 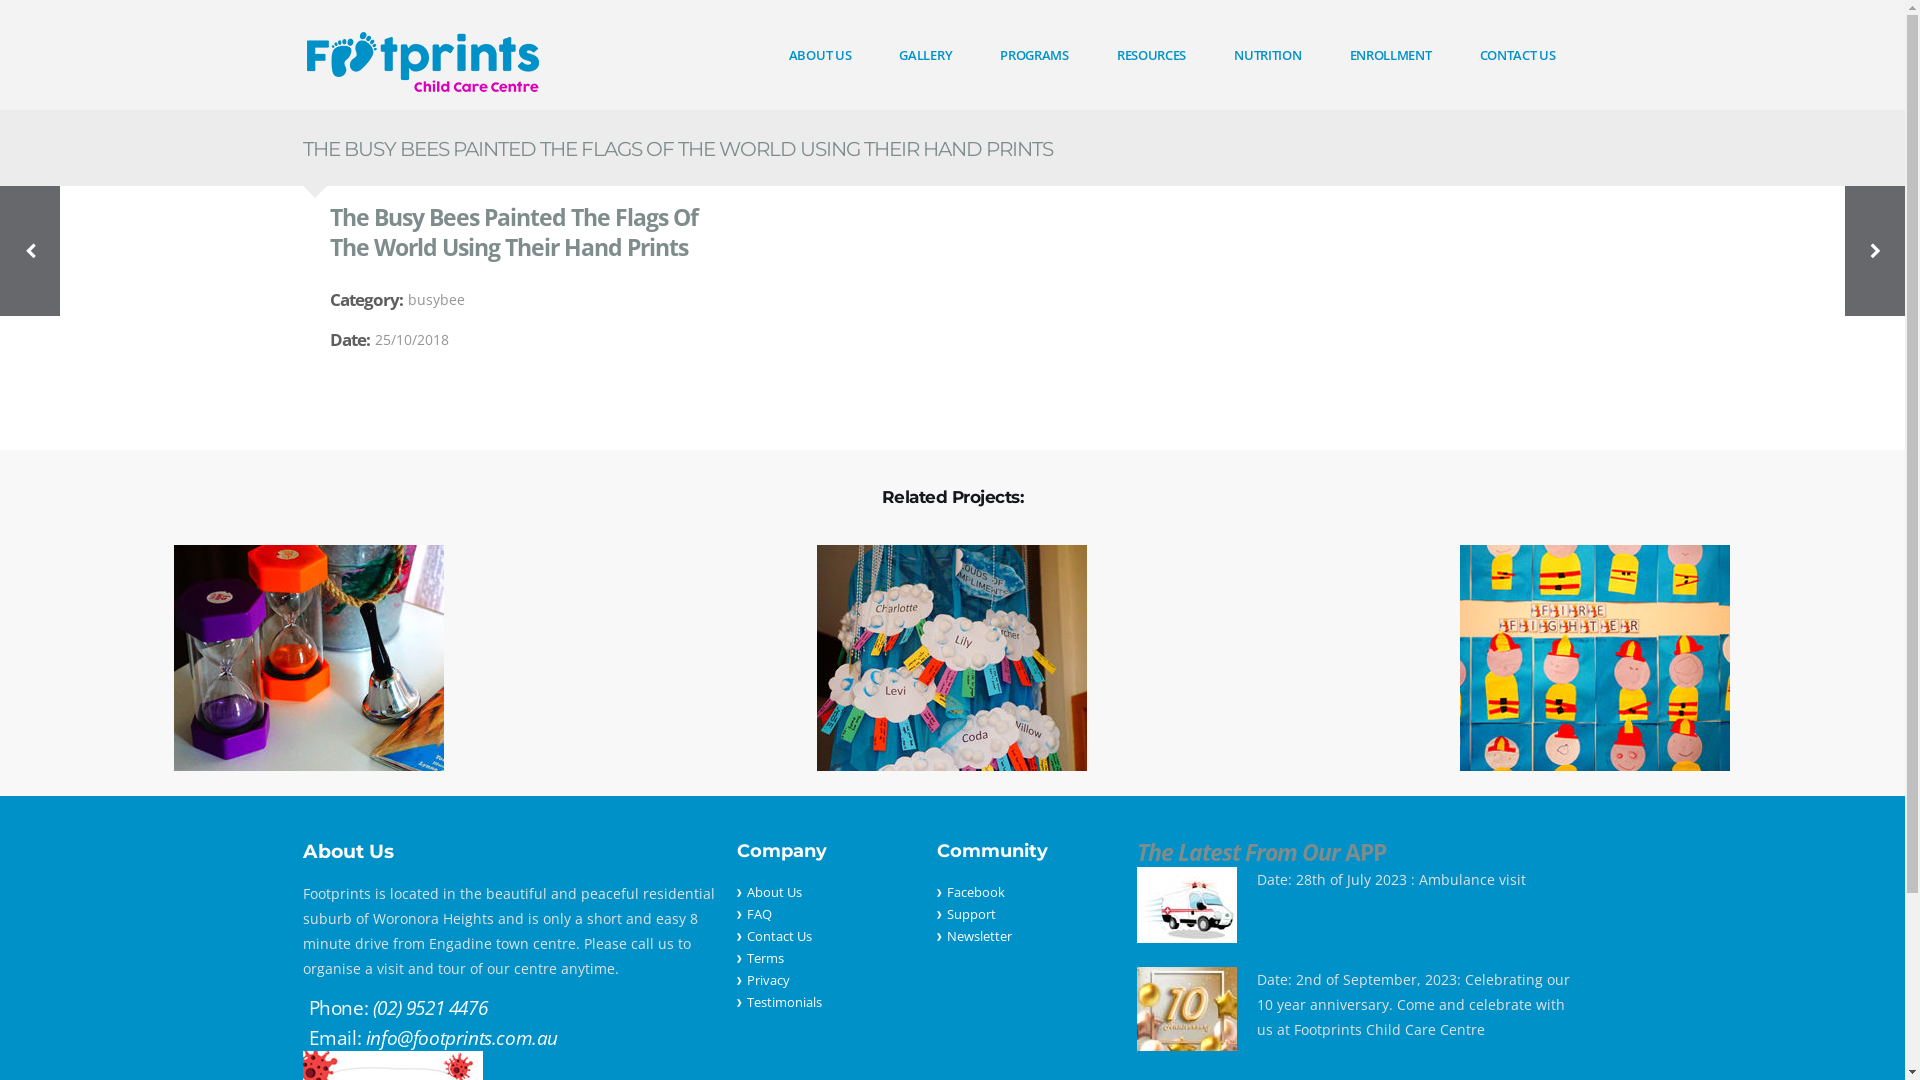 What do you see at coordinates (1151, 53) in the screenshot?
I see `'RESOURCES'` at bounding box center [1151, 53].